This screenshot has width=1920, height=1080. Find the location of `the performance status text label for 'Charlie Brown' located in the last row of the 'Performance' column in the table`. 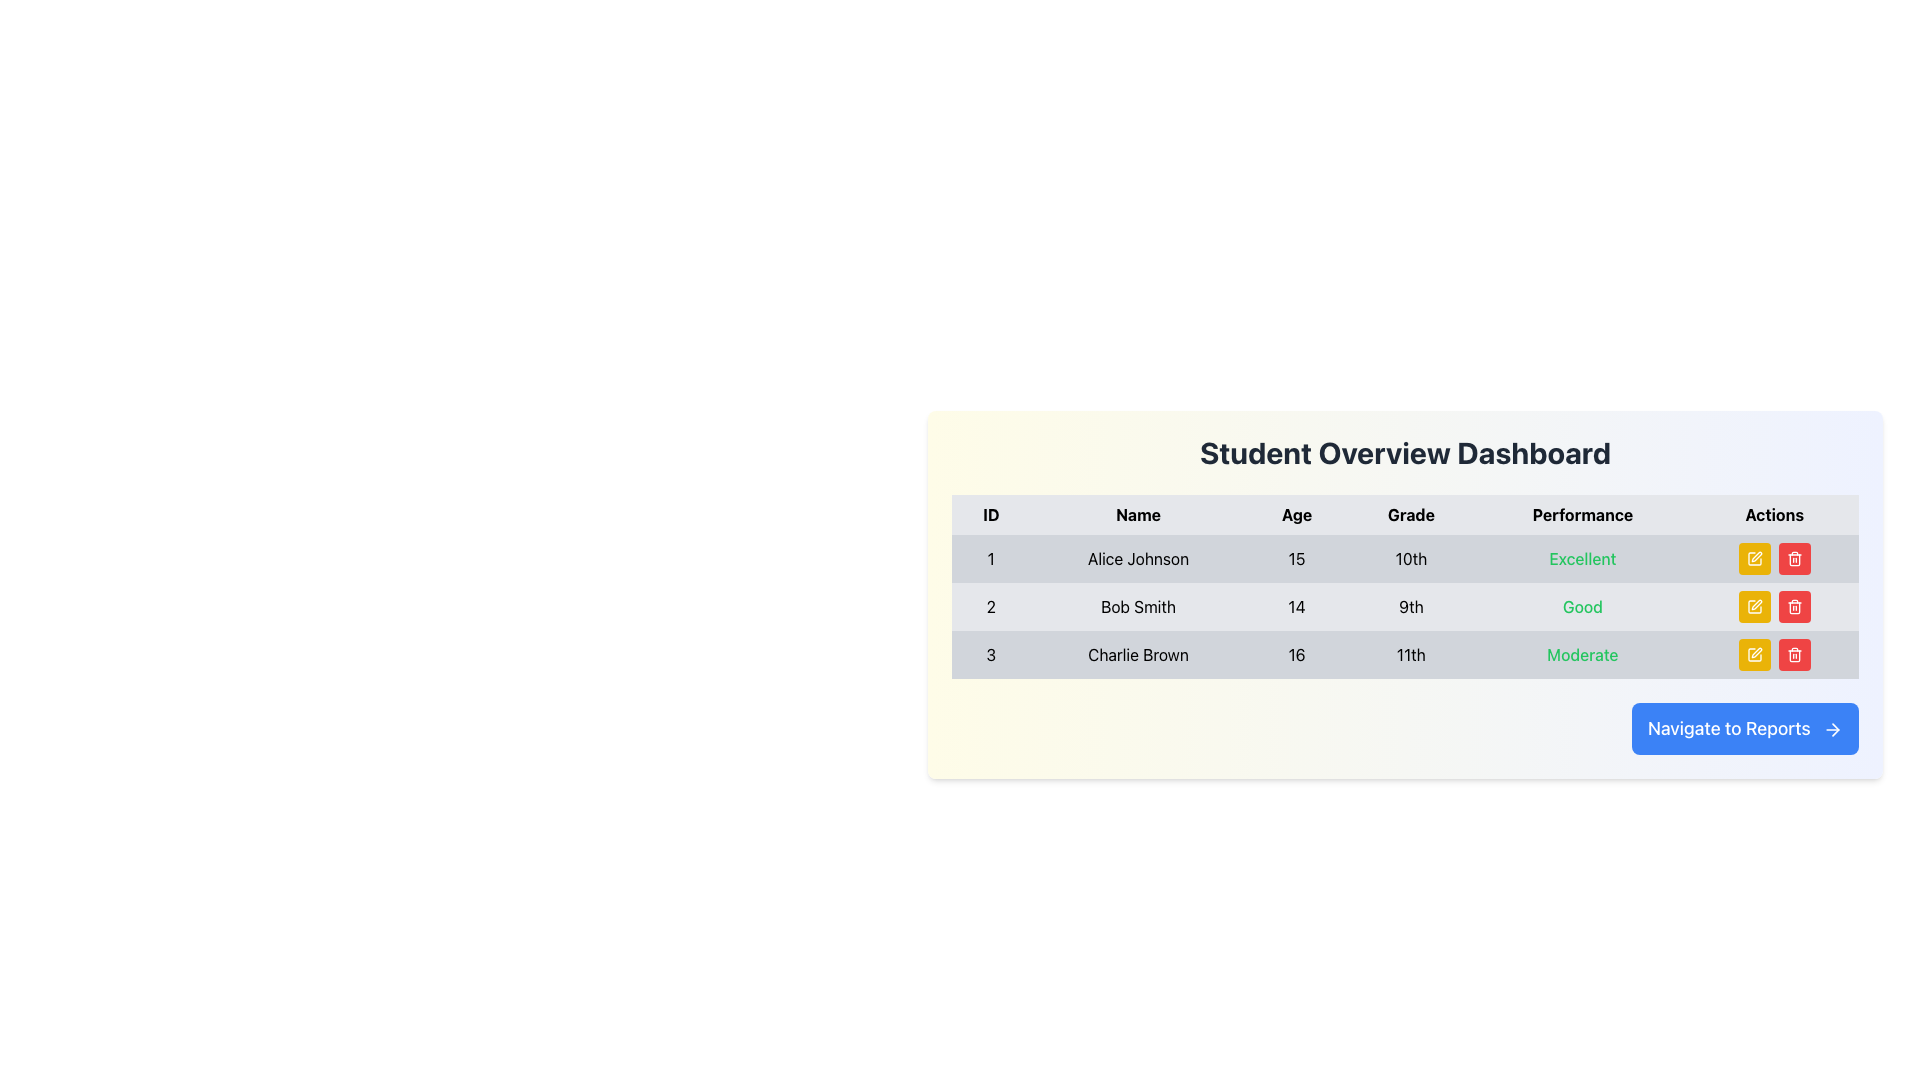

the performance status text label for 'Charlie Brown' located in the last row of the 'Performance' column in the table is located at coordinates (1581, 655).